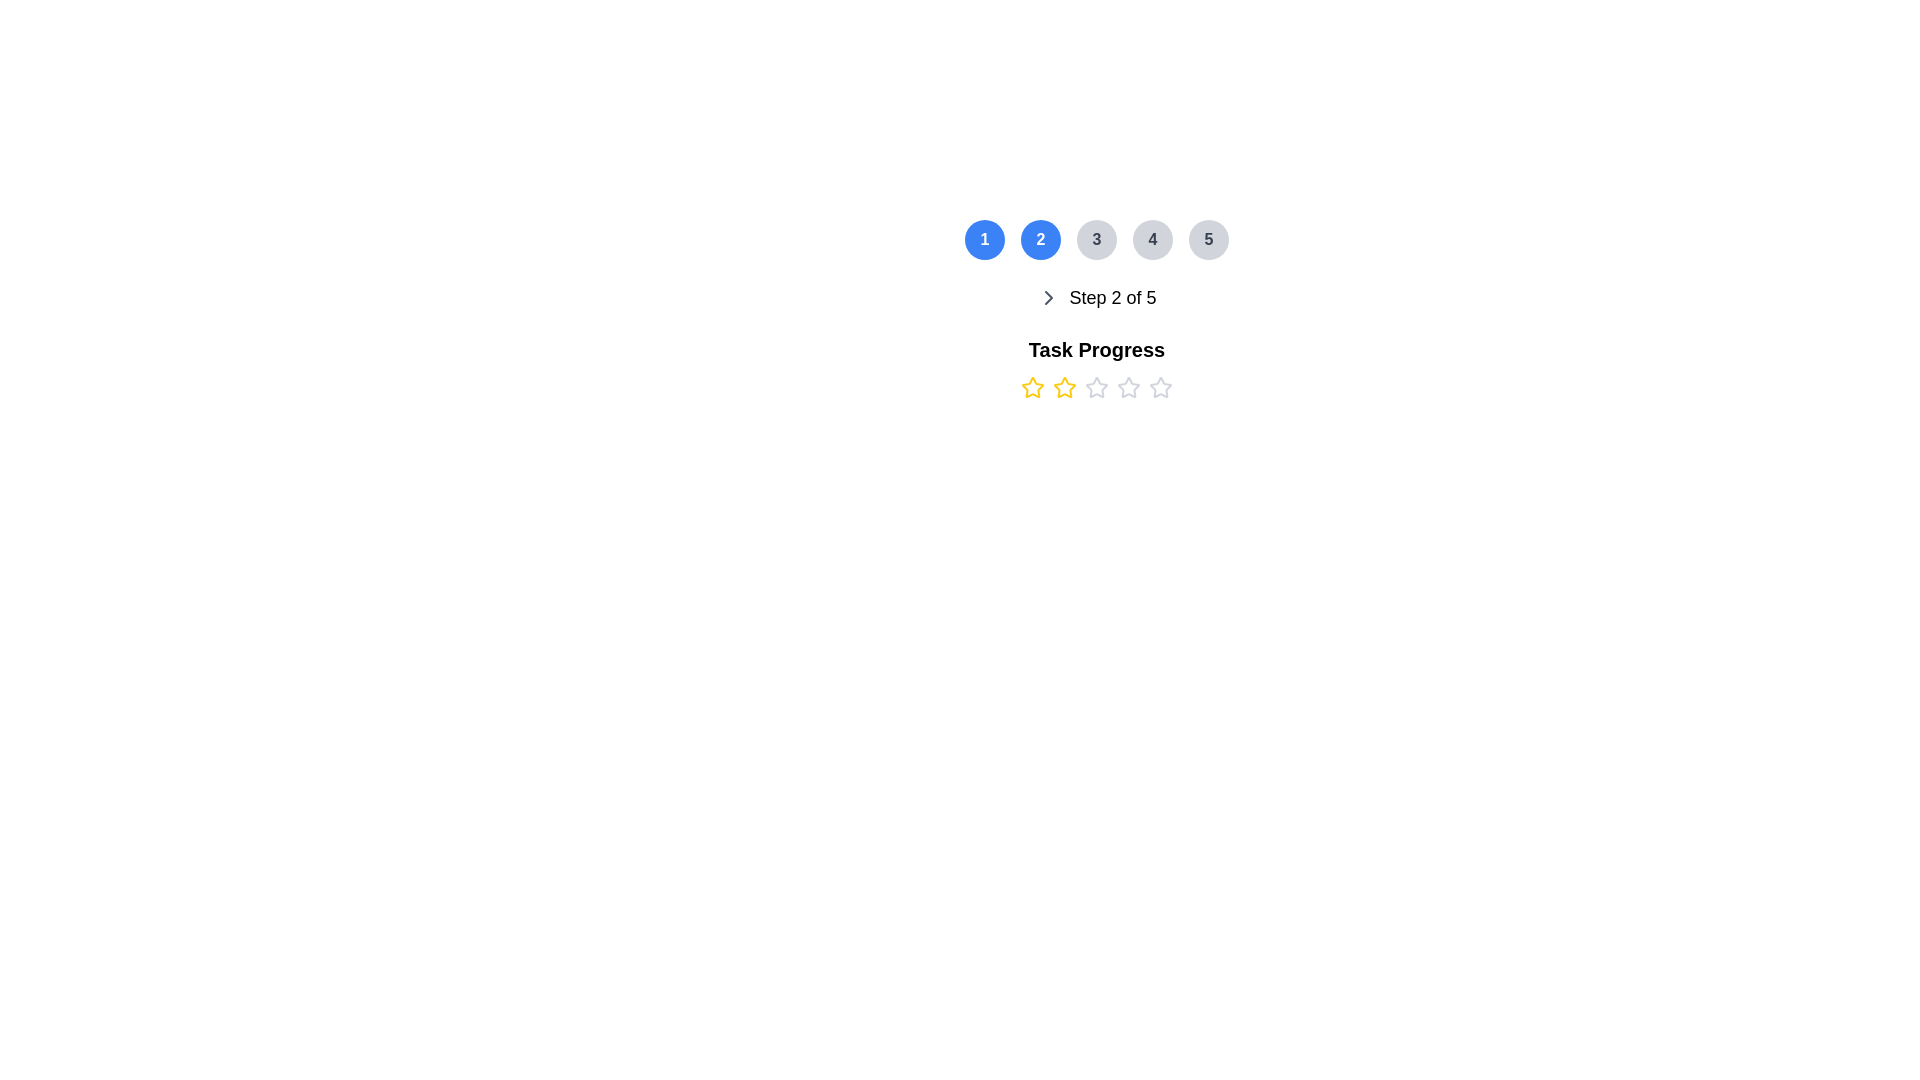 The image size is (1920, 1080). Describe the element at coordinates (1208, 238) in the screenshot. I see `the circular button labeled '5'` at that location.